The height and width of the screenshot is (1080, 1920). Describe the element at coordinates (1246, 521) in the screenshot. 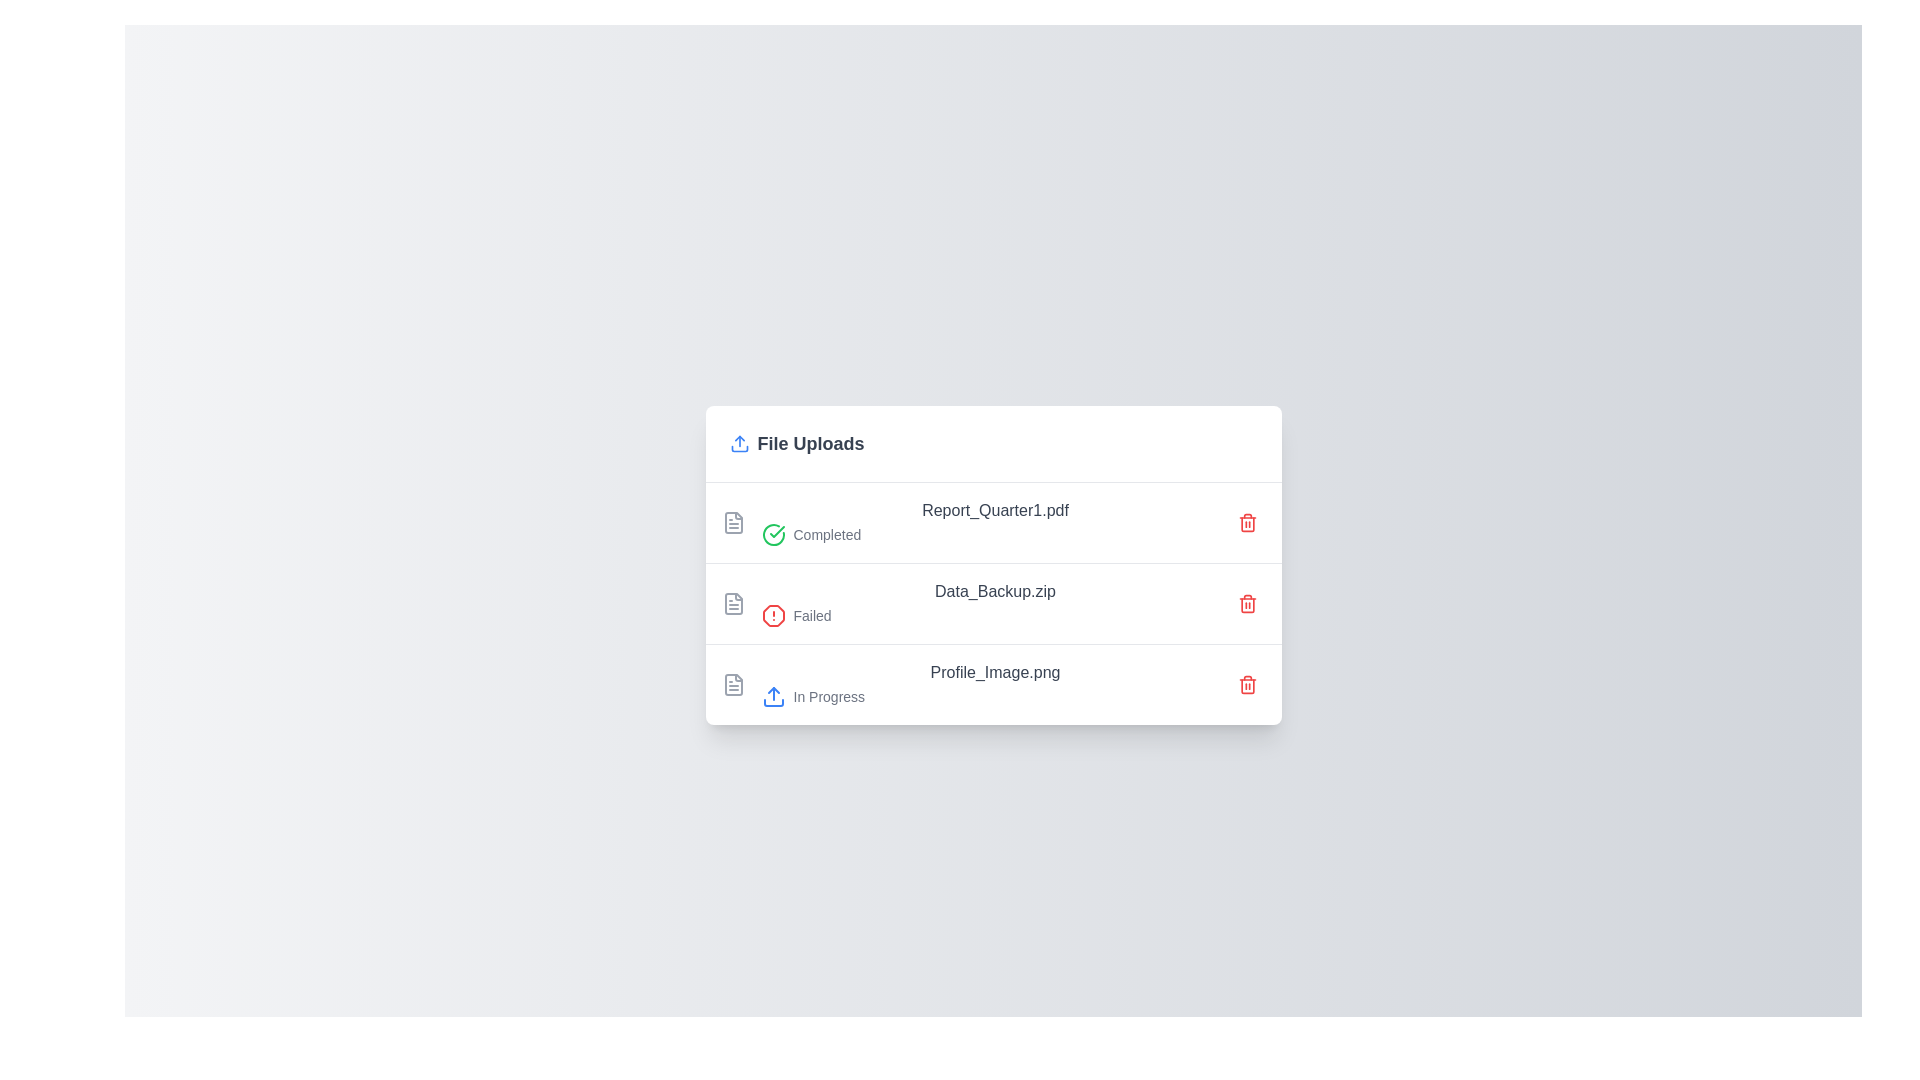

I see `the trash bin icon, which is red and located to the right of the file name 'Report_Quarter1.pdf' in the first row of the file list` at that location.